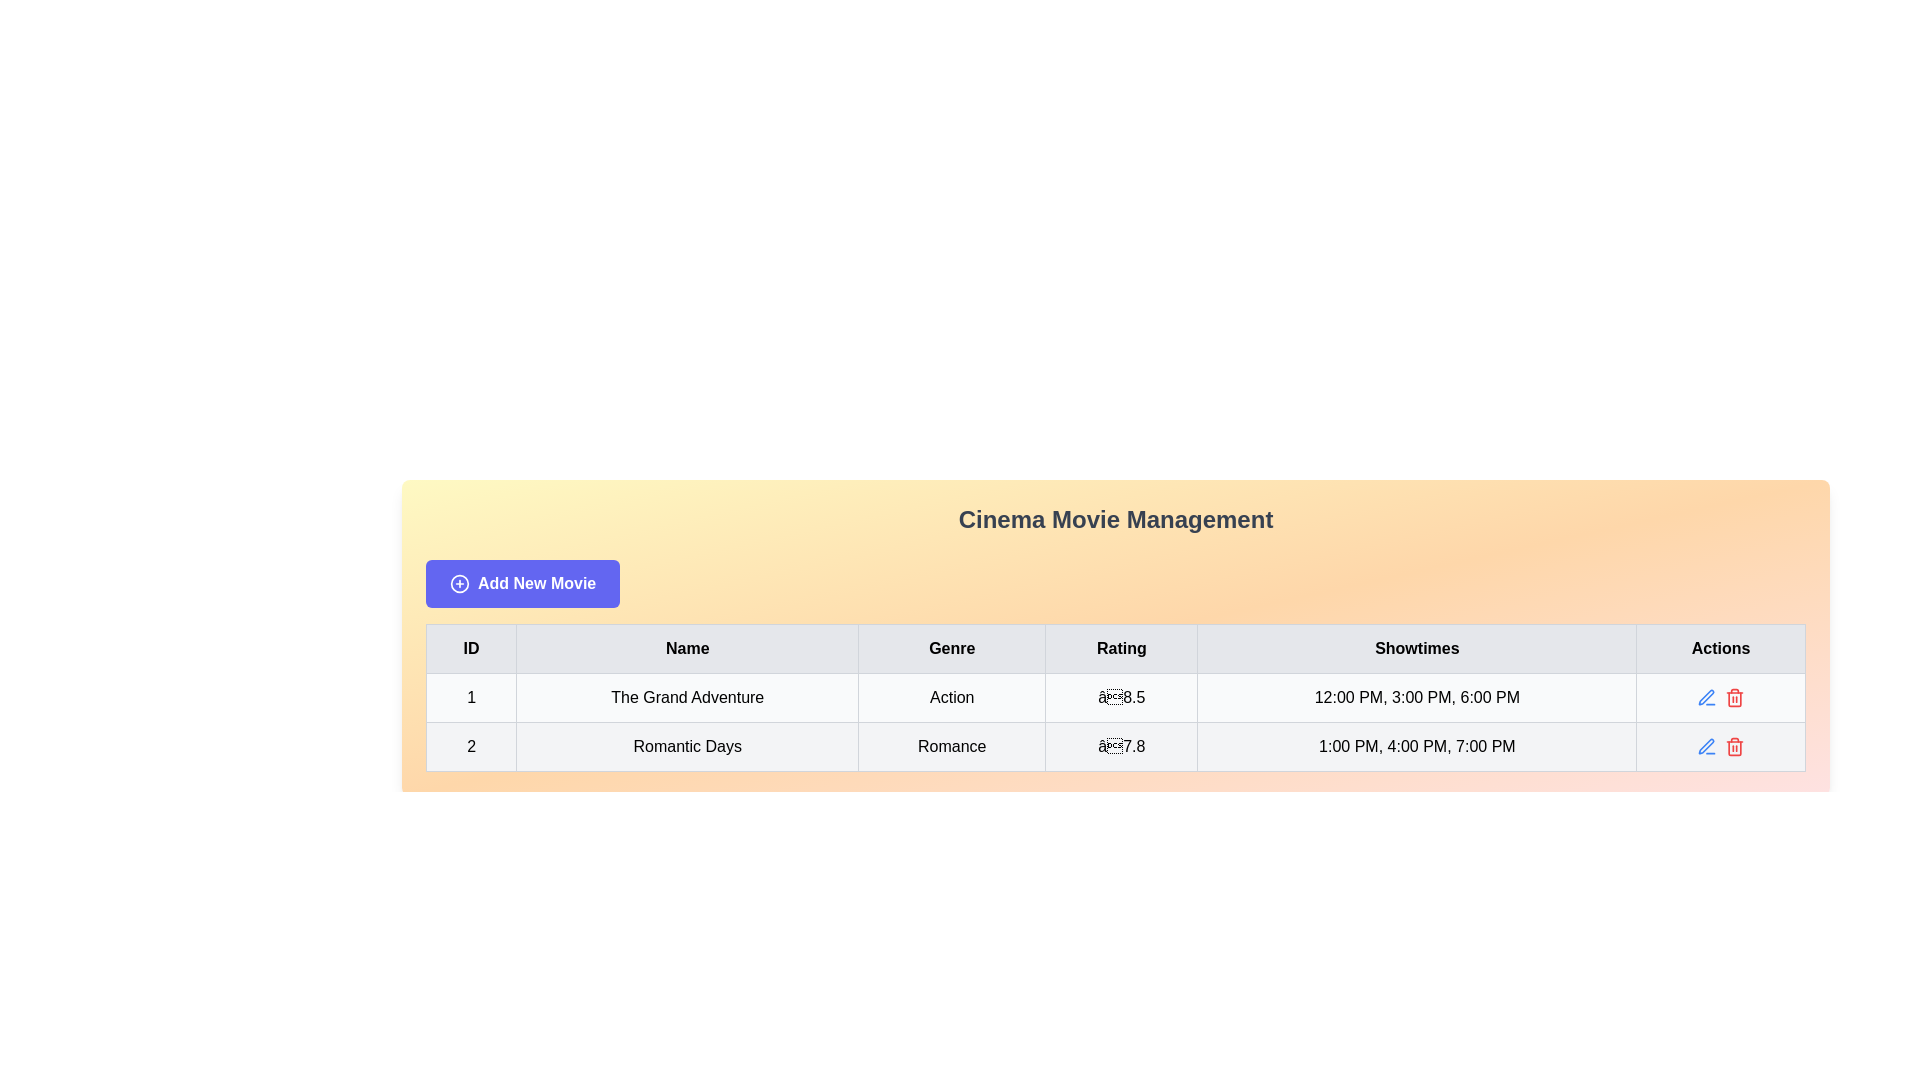 This screenshot has height=1080, width=1920. What do you see at coordinates (1706, 697) in the screenshot?
I see `the blue edit tool icon button located in the 'Actions' column of the second row of the table to observe its hover effects` at bounding box center [1706, 697].